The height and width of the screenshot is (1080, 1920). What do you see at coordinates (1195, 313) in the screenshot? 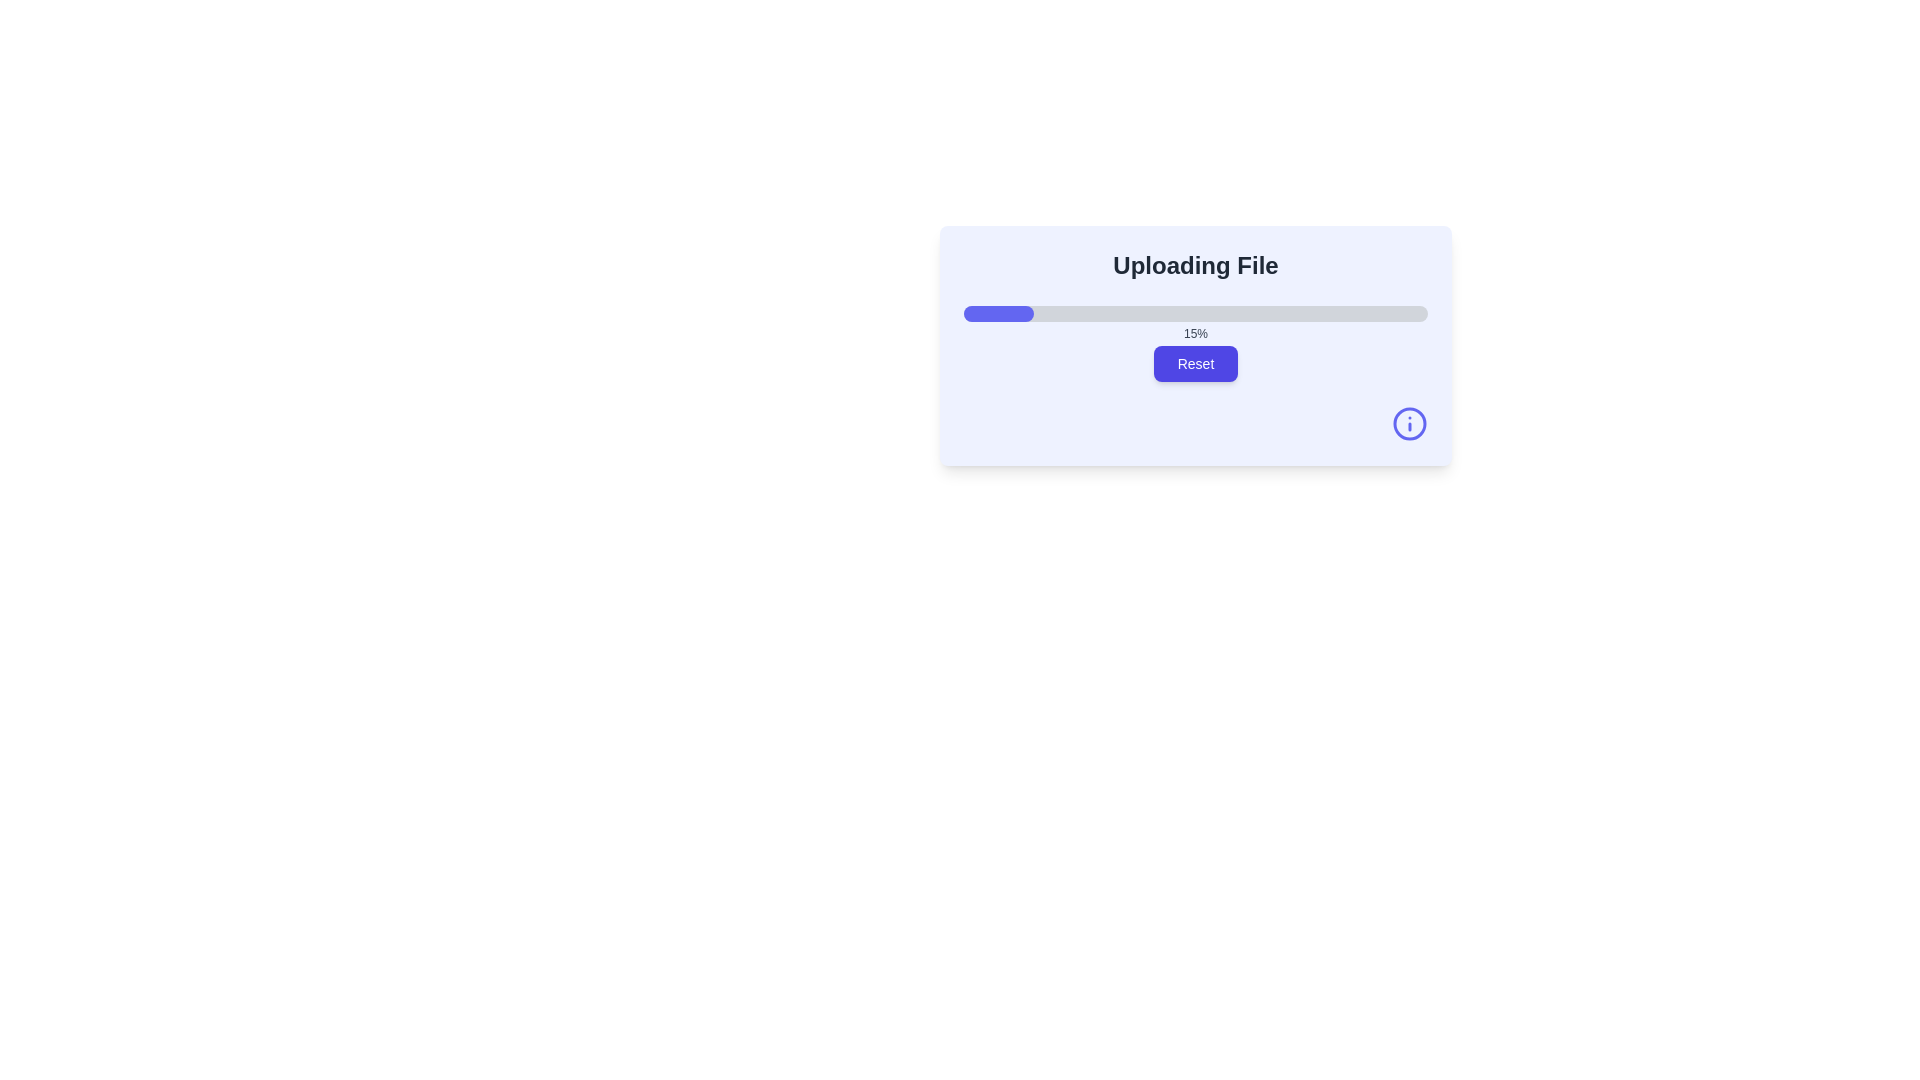
I see `the progress bar indicating the current progress of the upload process, which is located beneath the 'Uploading File' title and above the 'Reset' button` at bounding box center [1195, 313].